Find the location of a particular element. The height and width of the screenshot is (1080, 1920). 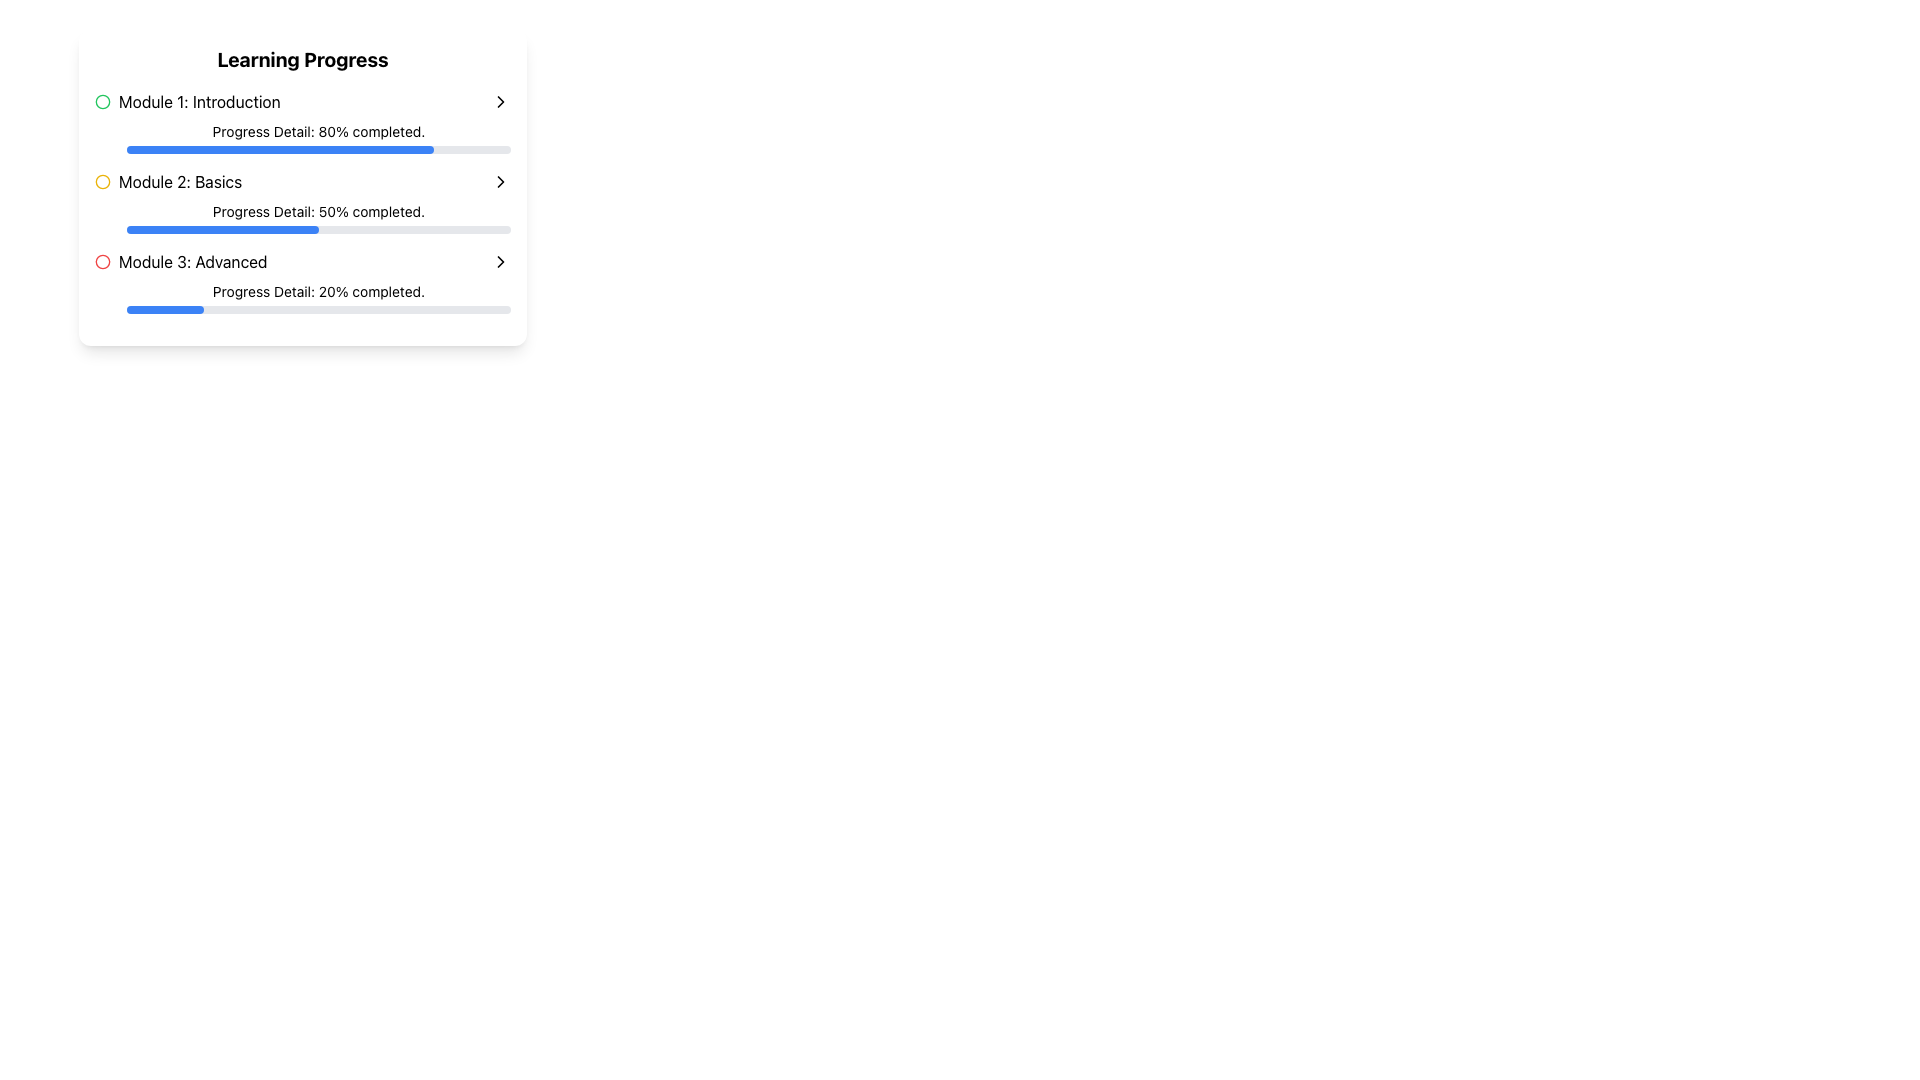

the text label reading 'Module 3: Advanced', which is the third item in the vertical list of modules under 'Learning Progress' is located at coordinates (181, 261).